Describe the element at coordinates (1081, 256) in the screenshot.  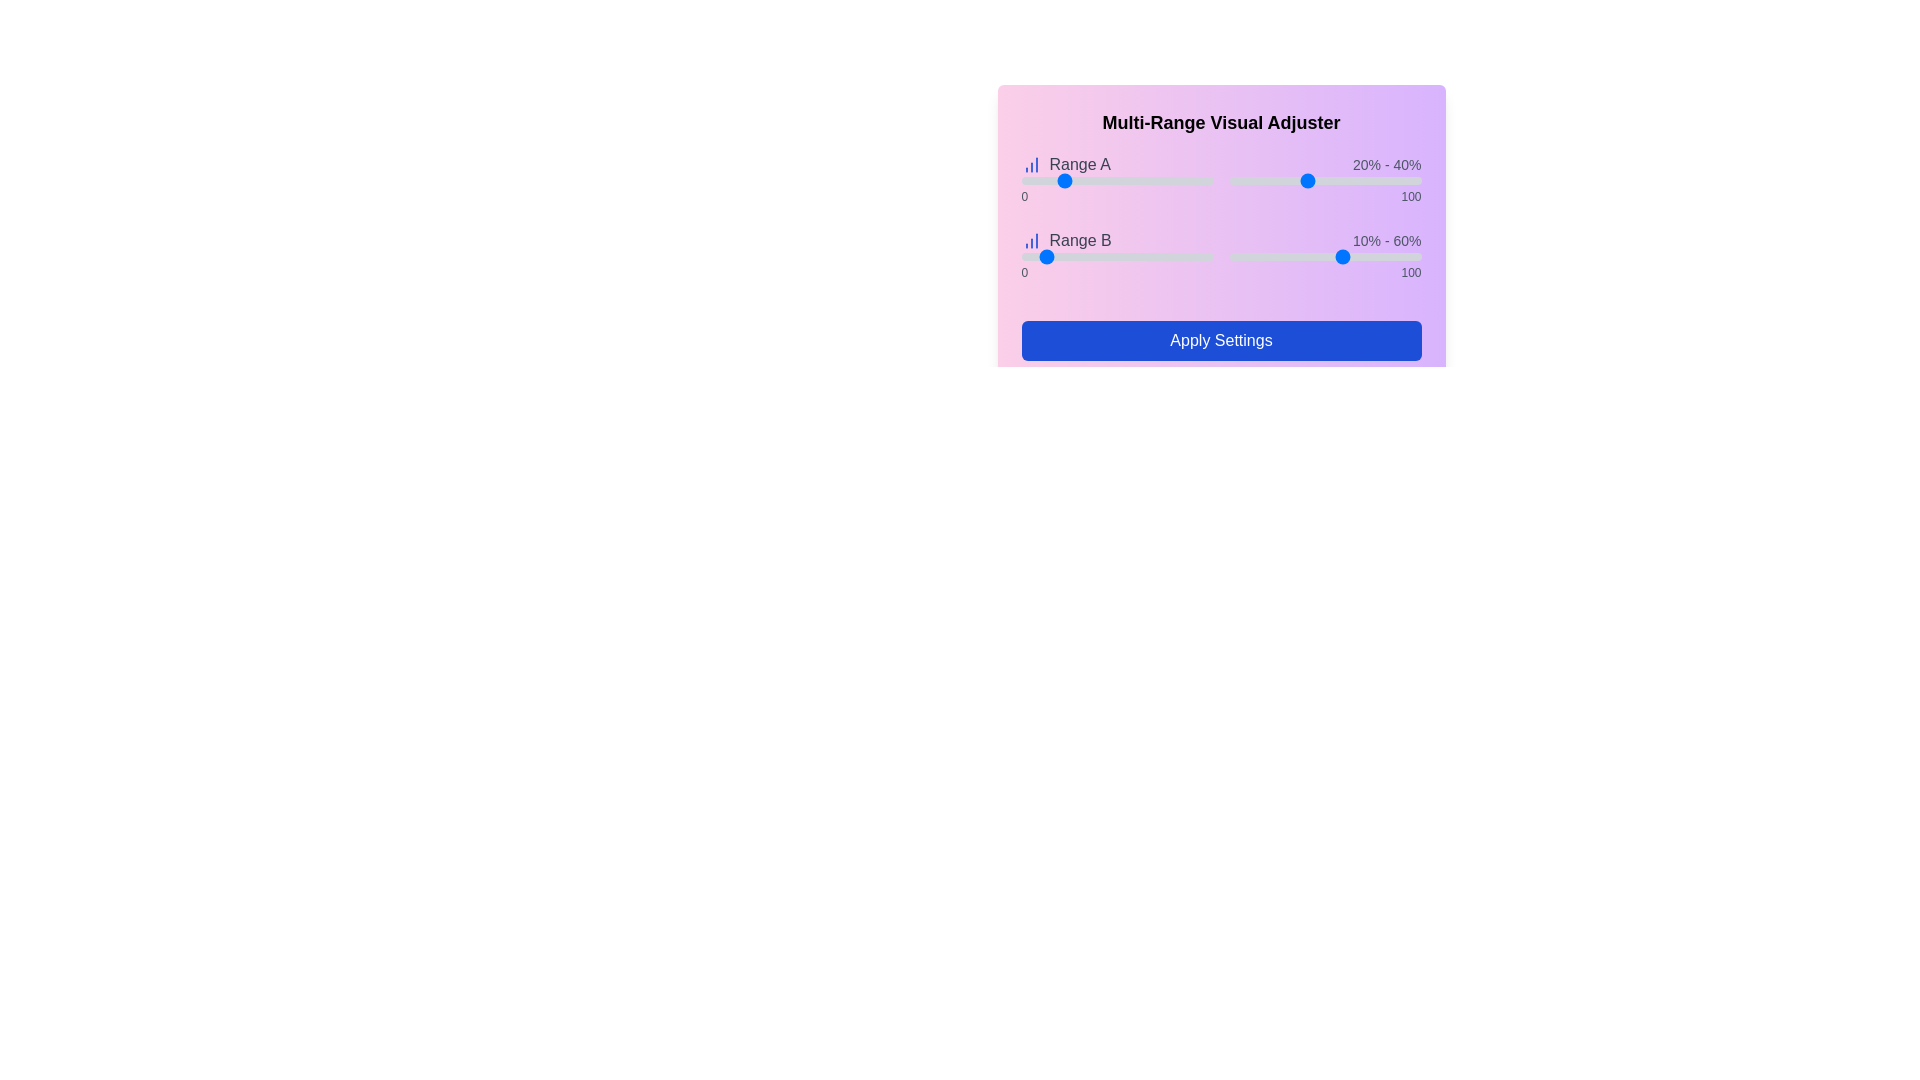
I see `the Range B slider position` at that location.